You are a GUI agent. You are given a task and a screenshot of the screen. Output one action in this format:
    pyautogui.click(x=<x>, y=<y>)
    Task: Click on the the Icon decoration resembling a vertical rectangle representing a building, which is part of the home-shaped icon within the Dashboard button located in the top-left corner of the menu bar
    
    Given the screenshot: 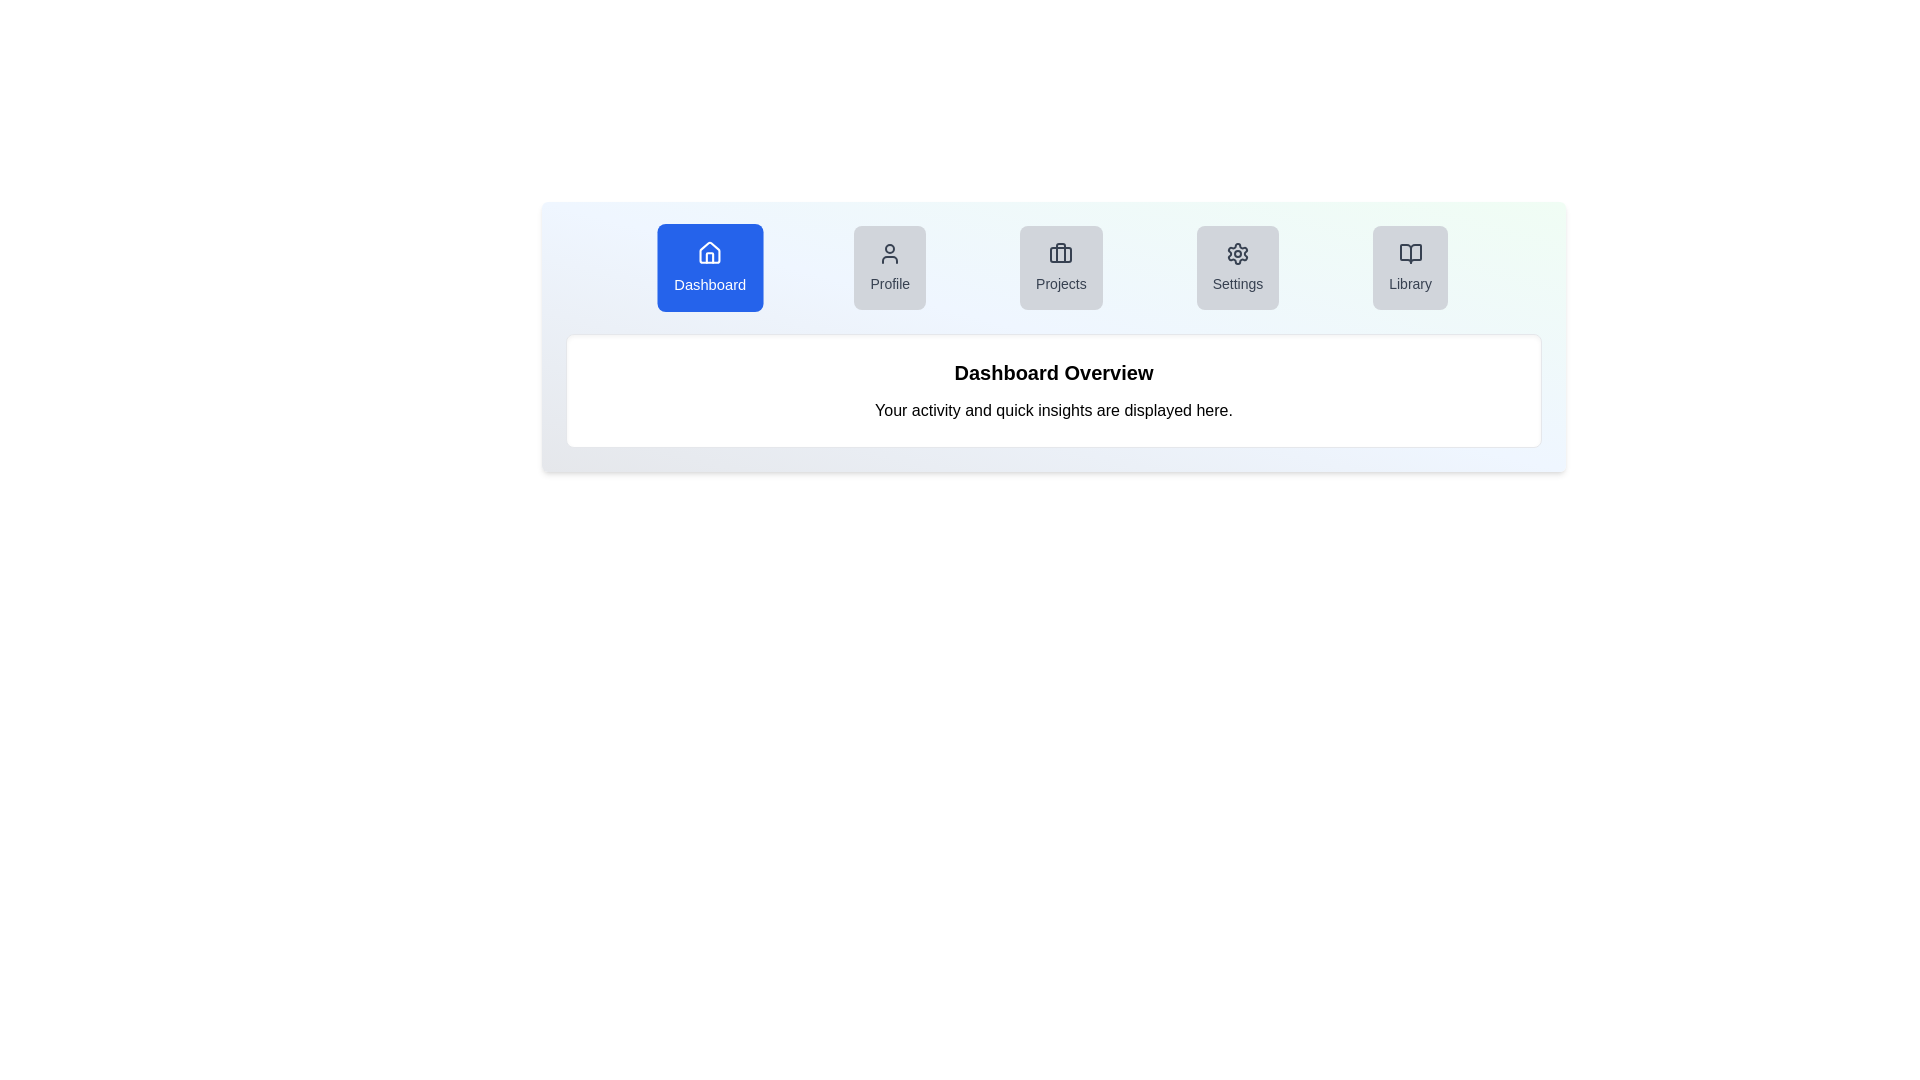 What is the action you would take?
    pyautogui.click(x=710, y=257)
    